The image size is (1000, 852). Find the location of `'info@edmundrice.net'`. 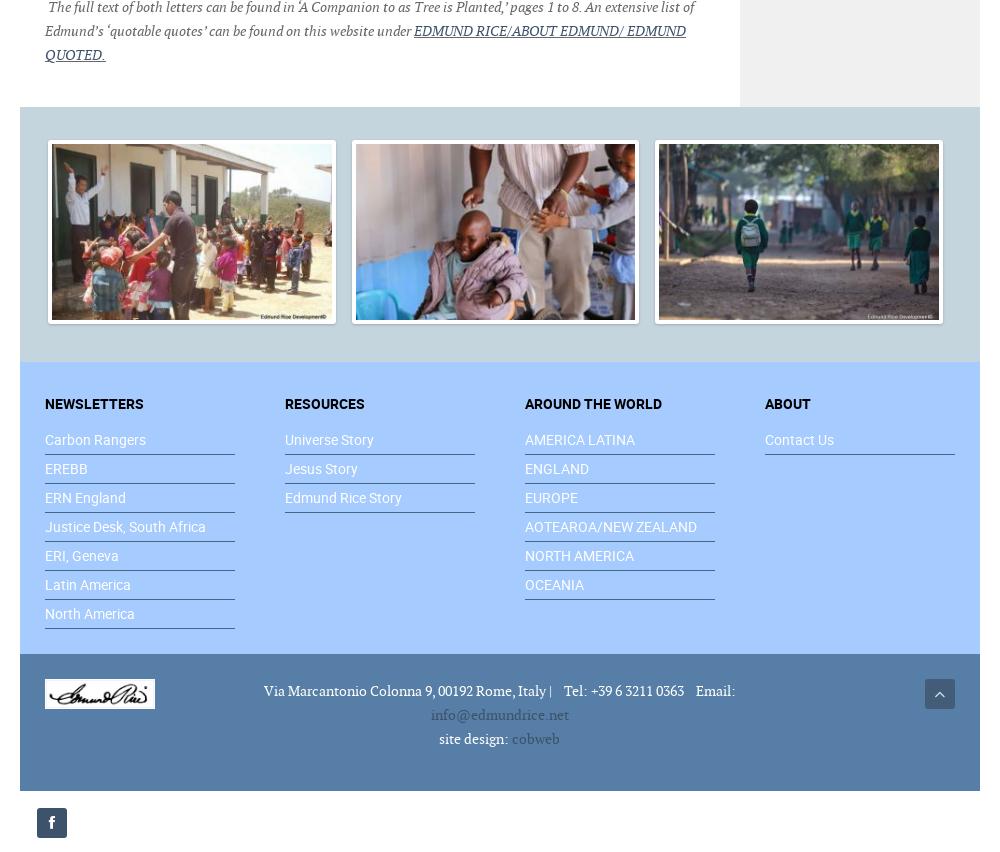

'info@edmundrice.net' is located at coordinates (430, 712).